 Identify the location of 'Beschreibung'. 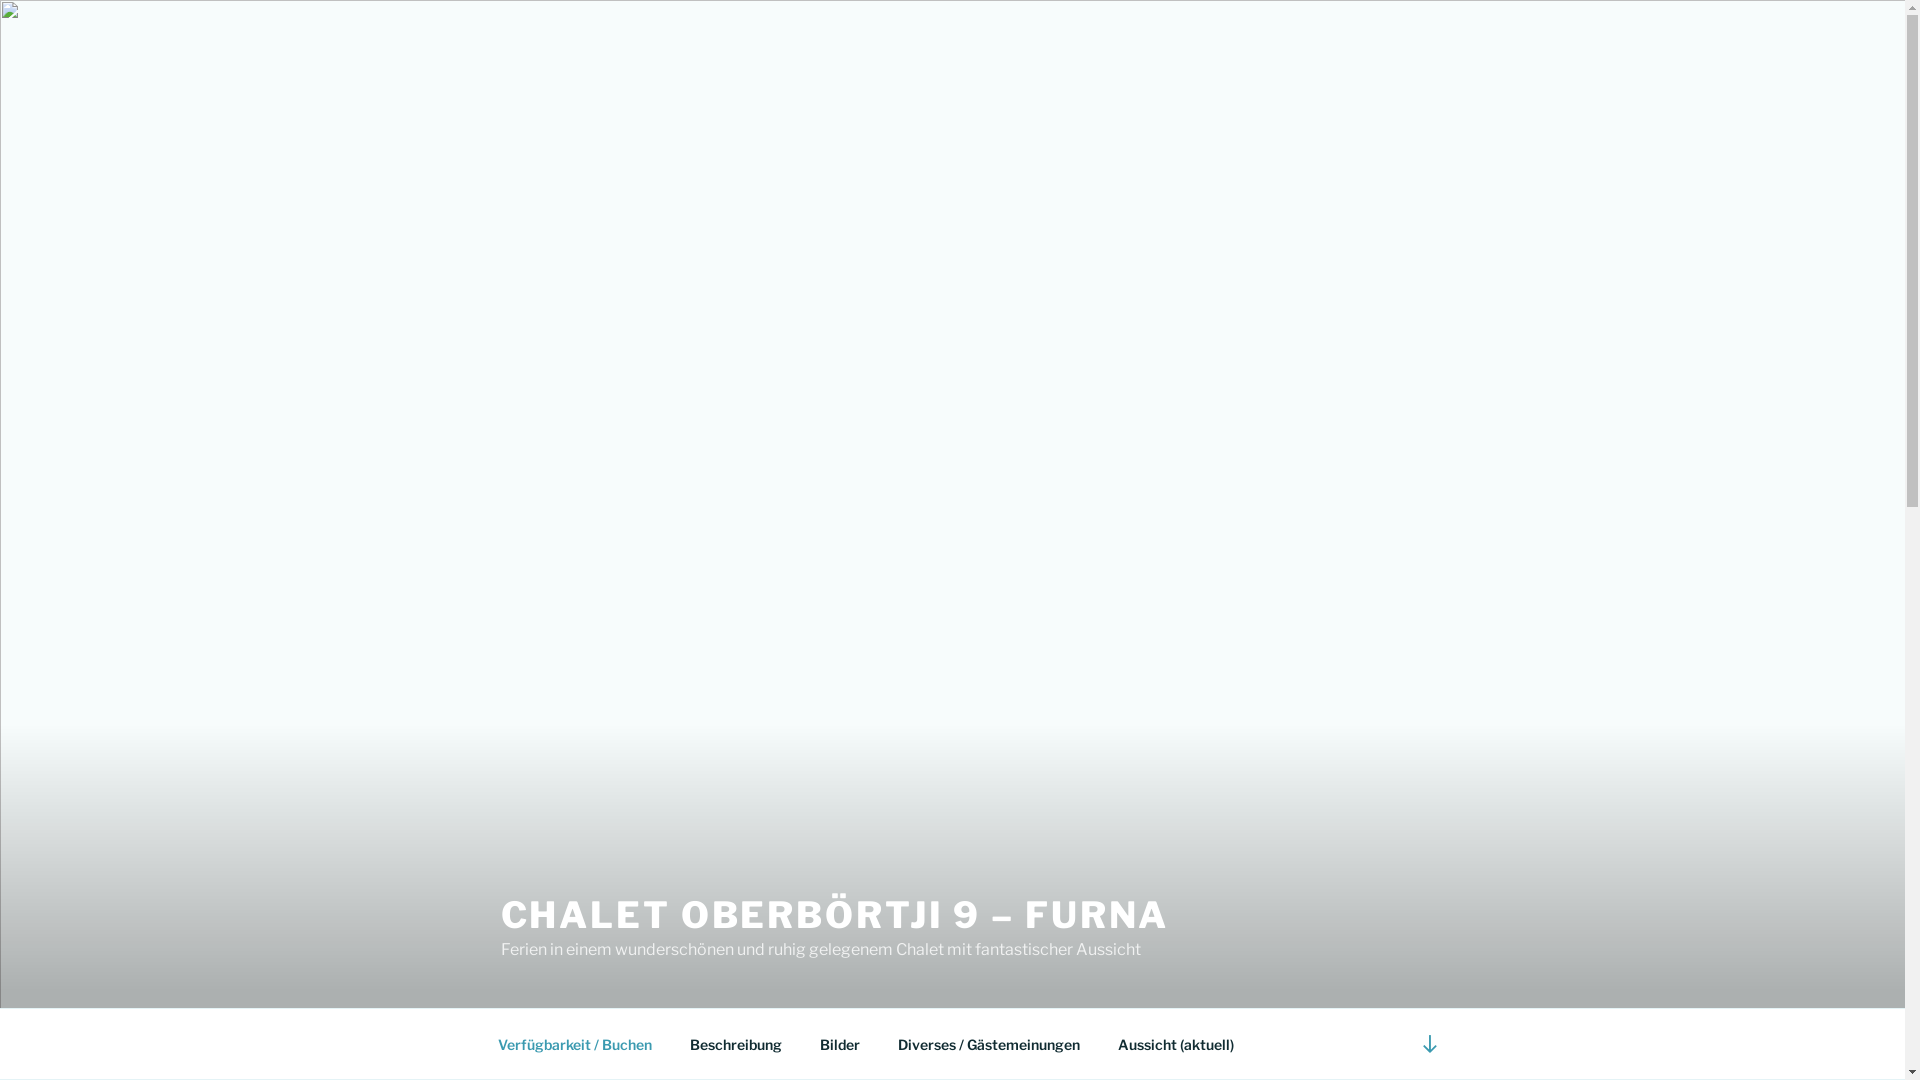
(734, 1043).